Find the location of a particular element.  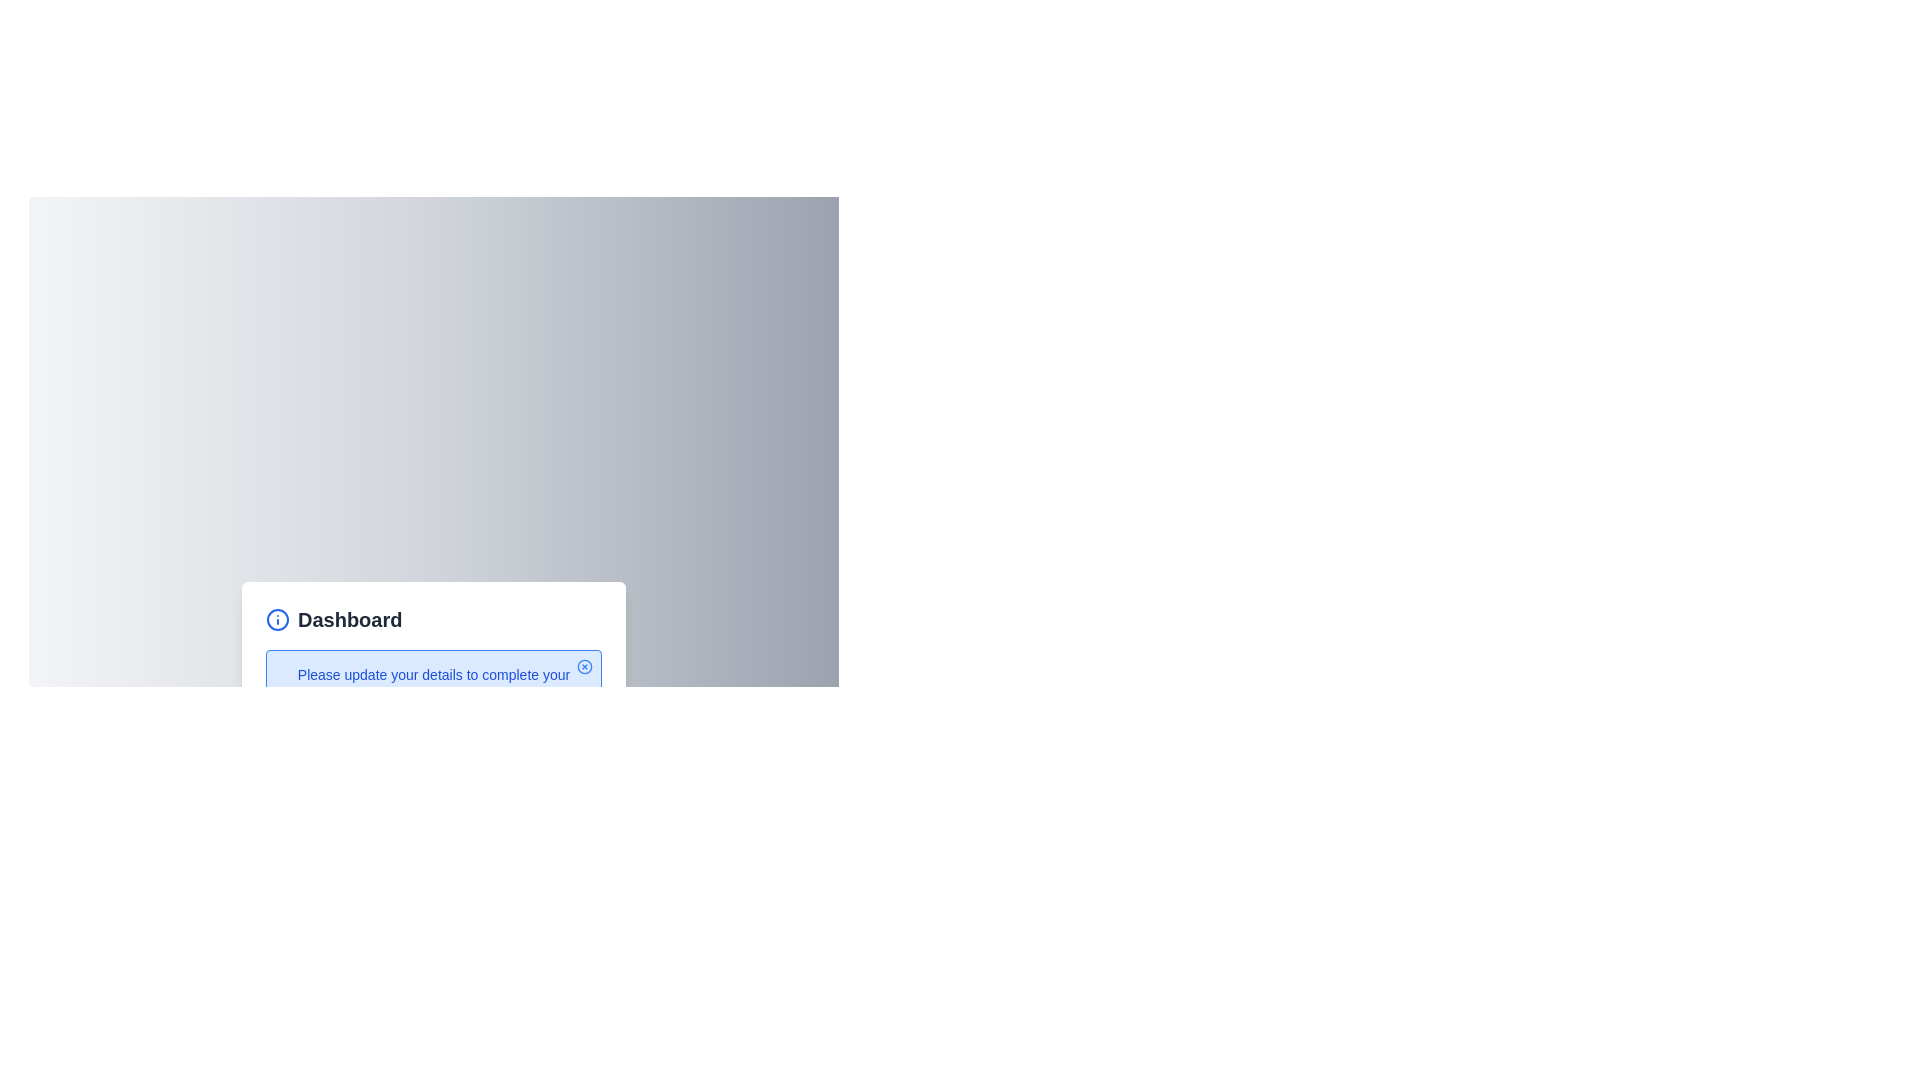

the circular SVG shape located in the top-right corner of the modal, which serves as a visual or interactive indicator is located at coordinates (584, 667).